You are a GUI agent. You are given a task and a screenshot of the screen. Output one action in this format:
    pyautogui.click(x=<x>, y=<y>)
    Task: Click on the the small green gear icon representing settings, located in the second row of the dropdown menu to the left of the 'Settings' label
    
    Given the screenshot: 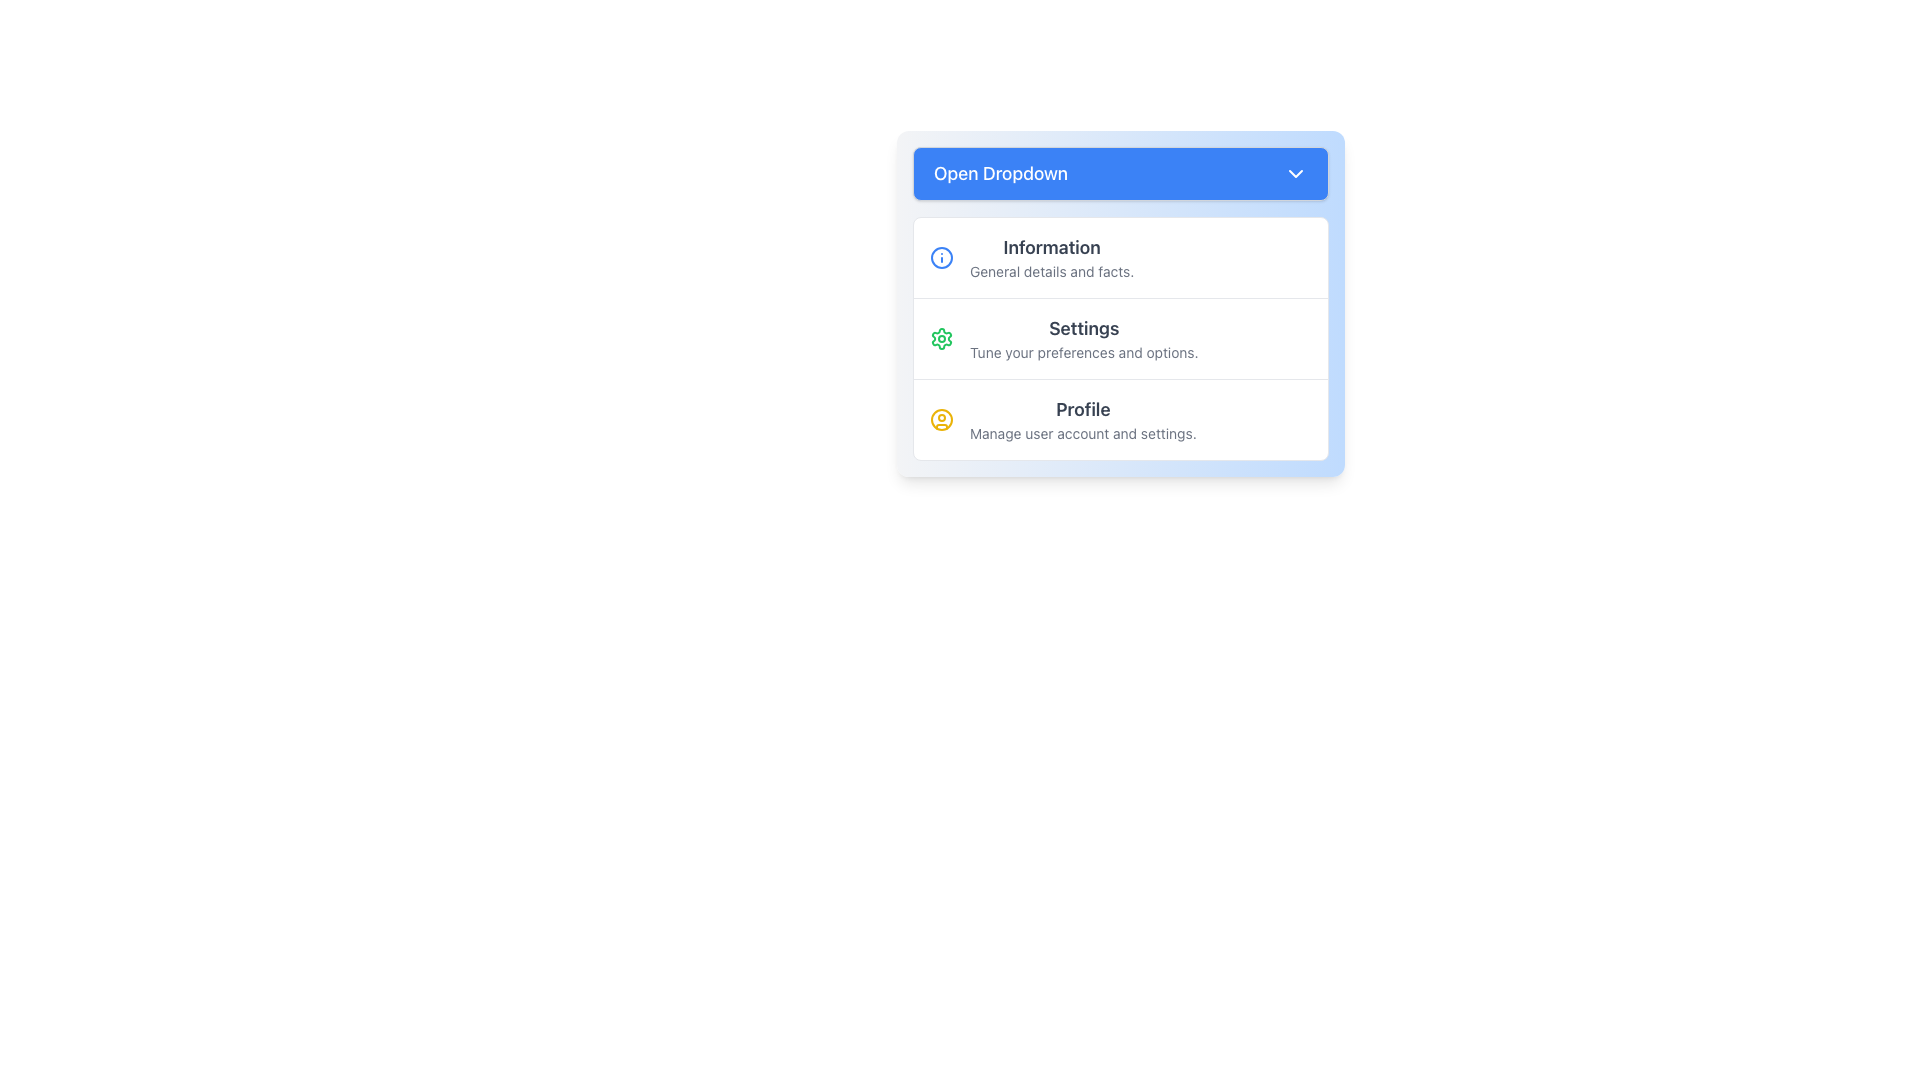 What is the action you would take?
    pyautogui.click(x=940, y=338)
    